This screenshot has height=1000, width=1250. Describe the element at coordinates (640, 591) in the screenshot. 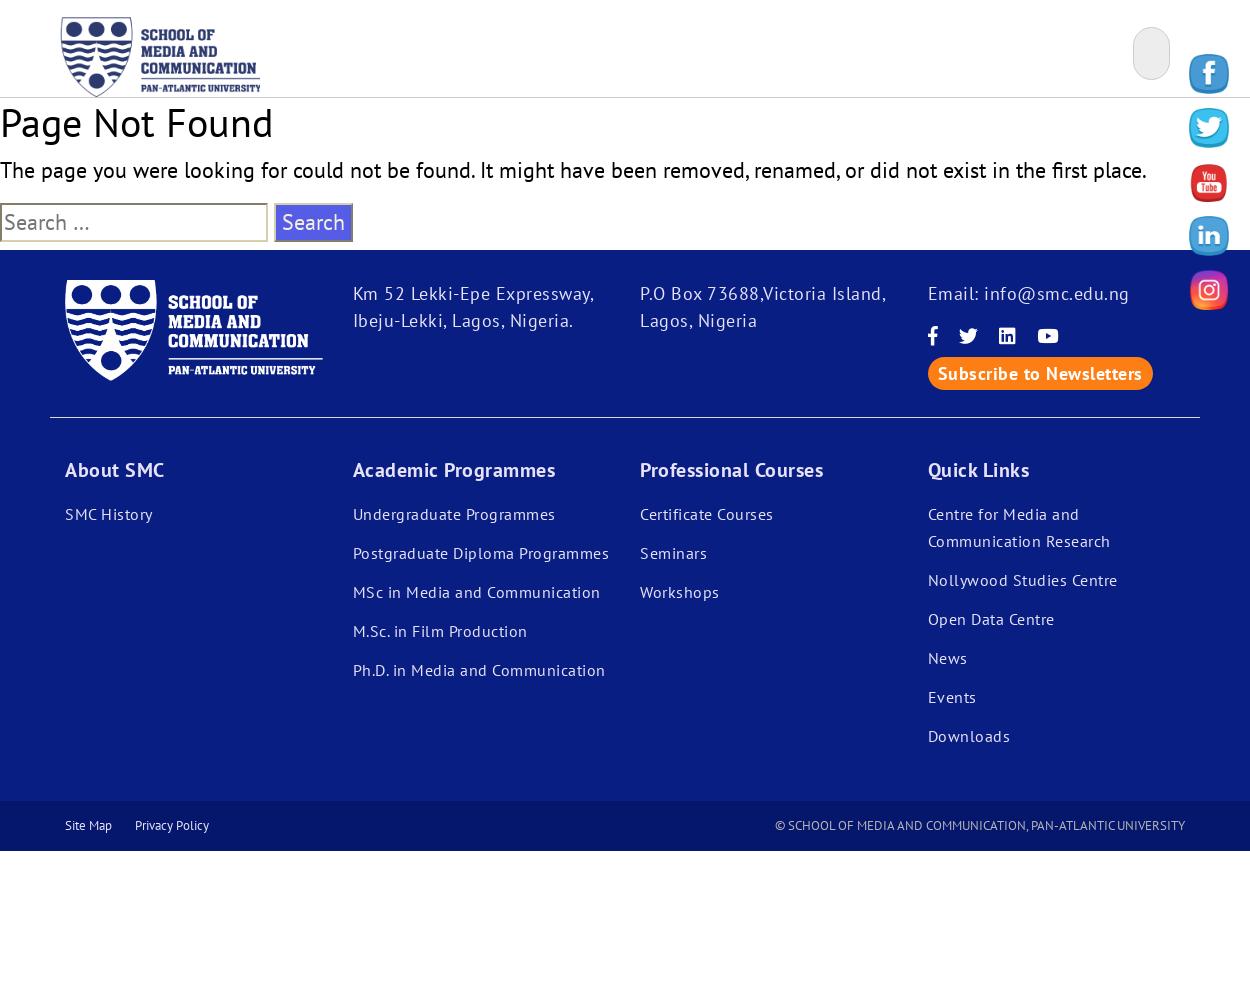

I see `'Workshops'` at that location.